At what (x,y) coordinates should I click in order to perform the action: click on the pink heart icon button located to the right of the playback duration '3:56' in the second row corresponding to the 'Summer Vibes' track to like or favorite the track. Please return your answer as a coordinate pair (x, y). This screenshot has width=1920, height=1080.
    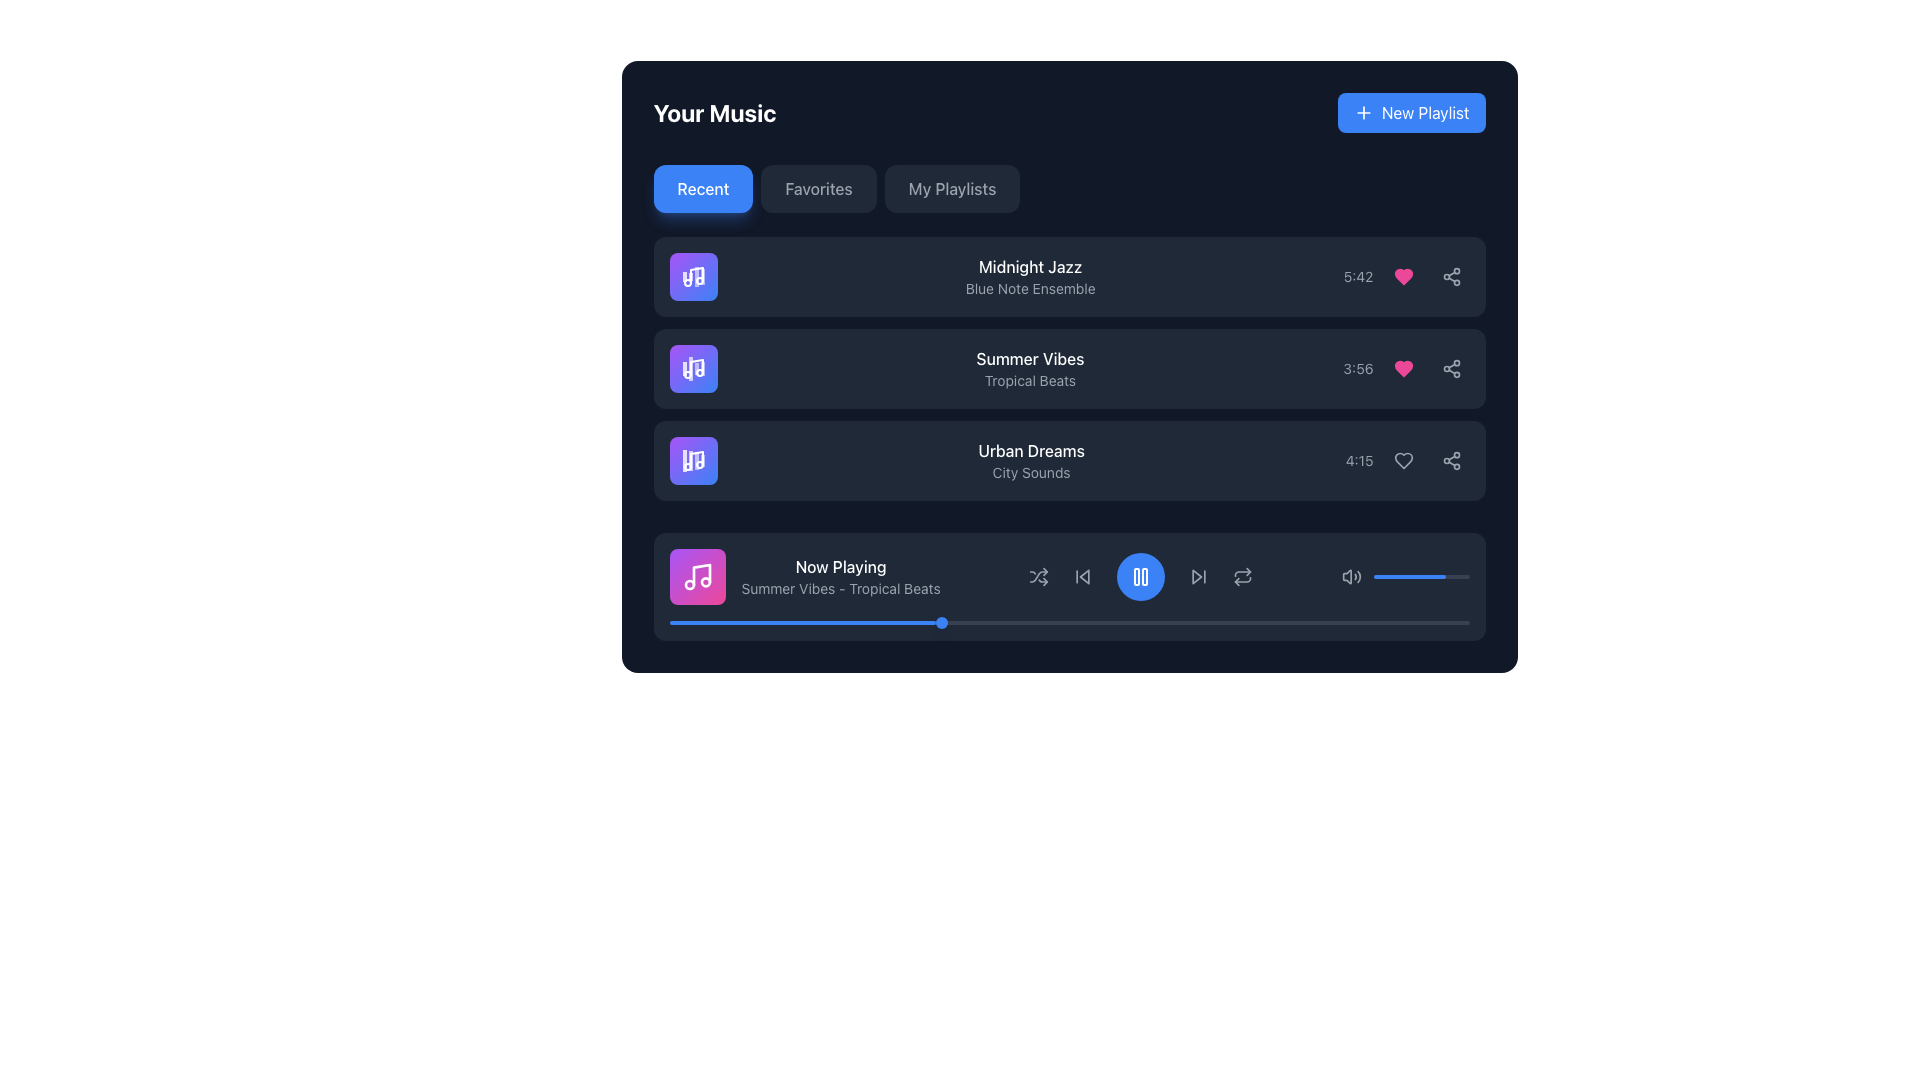
    Looking at the image, I should click on (1405, 369).